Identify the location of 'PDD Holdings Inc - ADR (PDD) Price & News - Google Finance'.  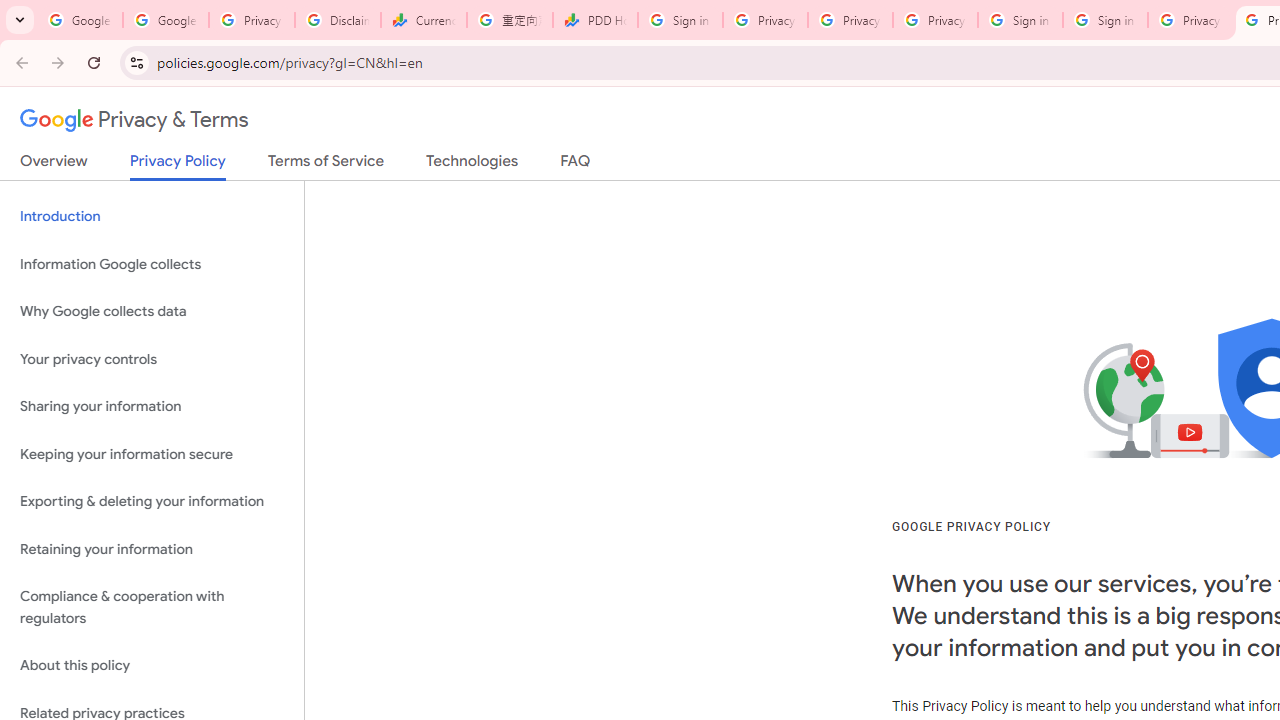
(594, 20).